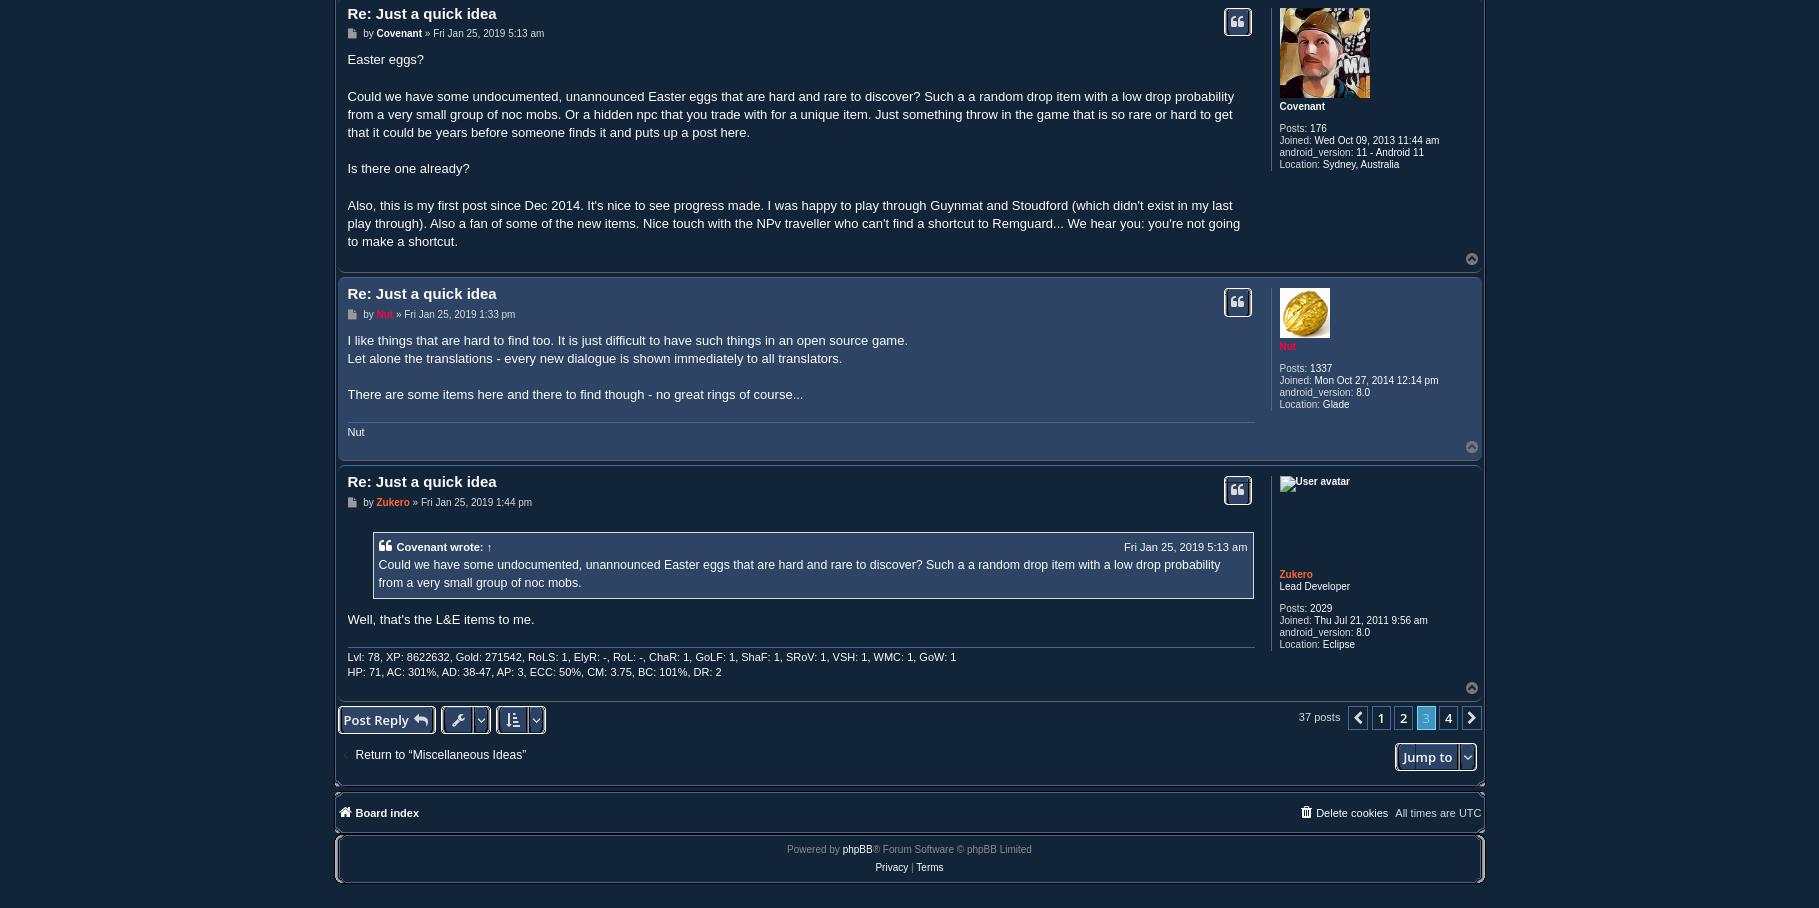 The width and height of the screenshot is (1819, 908). Describe the element at coordinates (534, 672) in the screenshot. I see `'HP: 71, AC: 301%, AD: 38-47, AP: 3, ECC: 50%, CM: 3.75, BC: 101%, DR: 2'` at that location.